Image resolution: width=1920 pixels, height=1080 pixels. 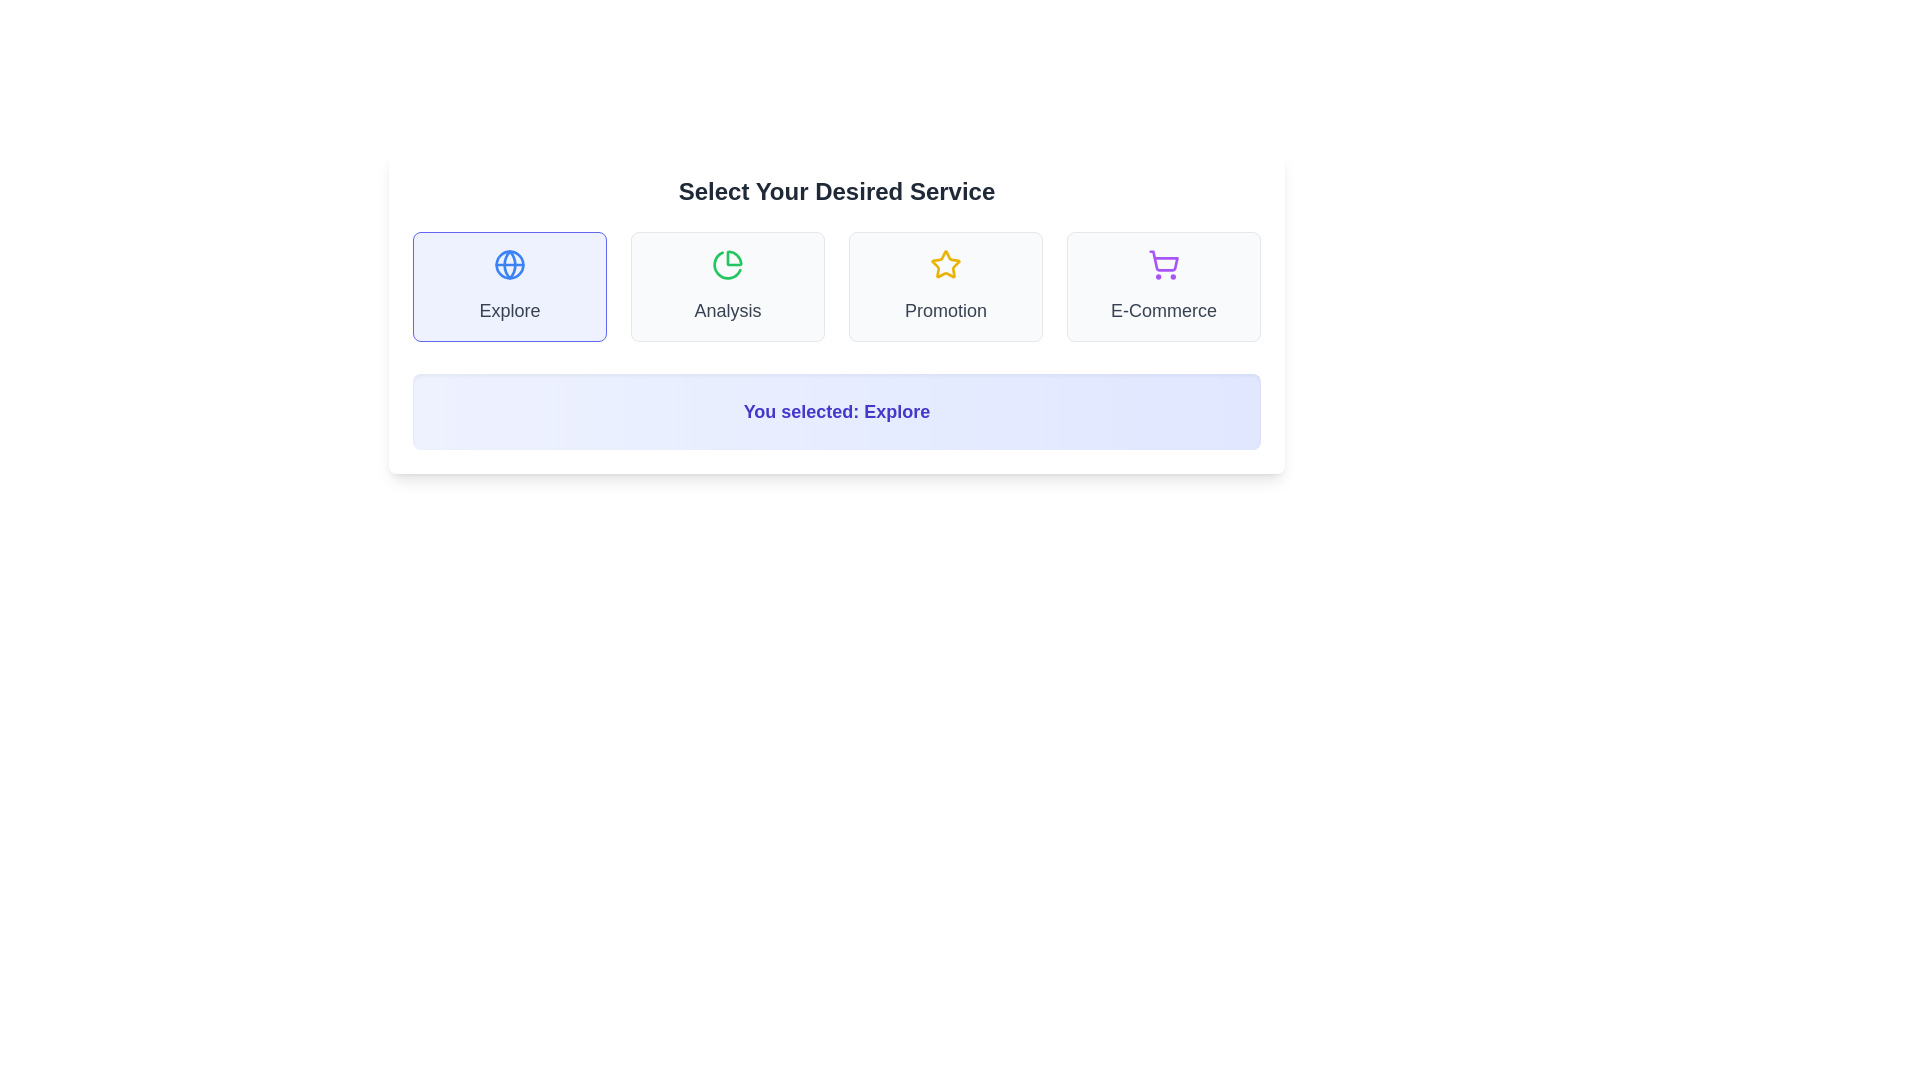 What do you see at coordinates (733, 257) in the screenshot?
I see `the top-right decorative icon segment of the pie chart representing the 'Analysis' option` at bounding box center [733, 257].